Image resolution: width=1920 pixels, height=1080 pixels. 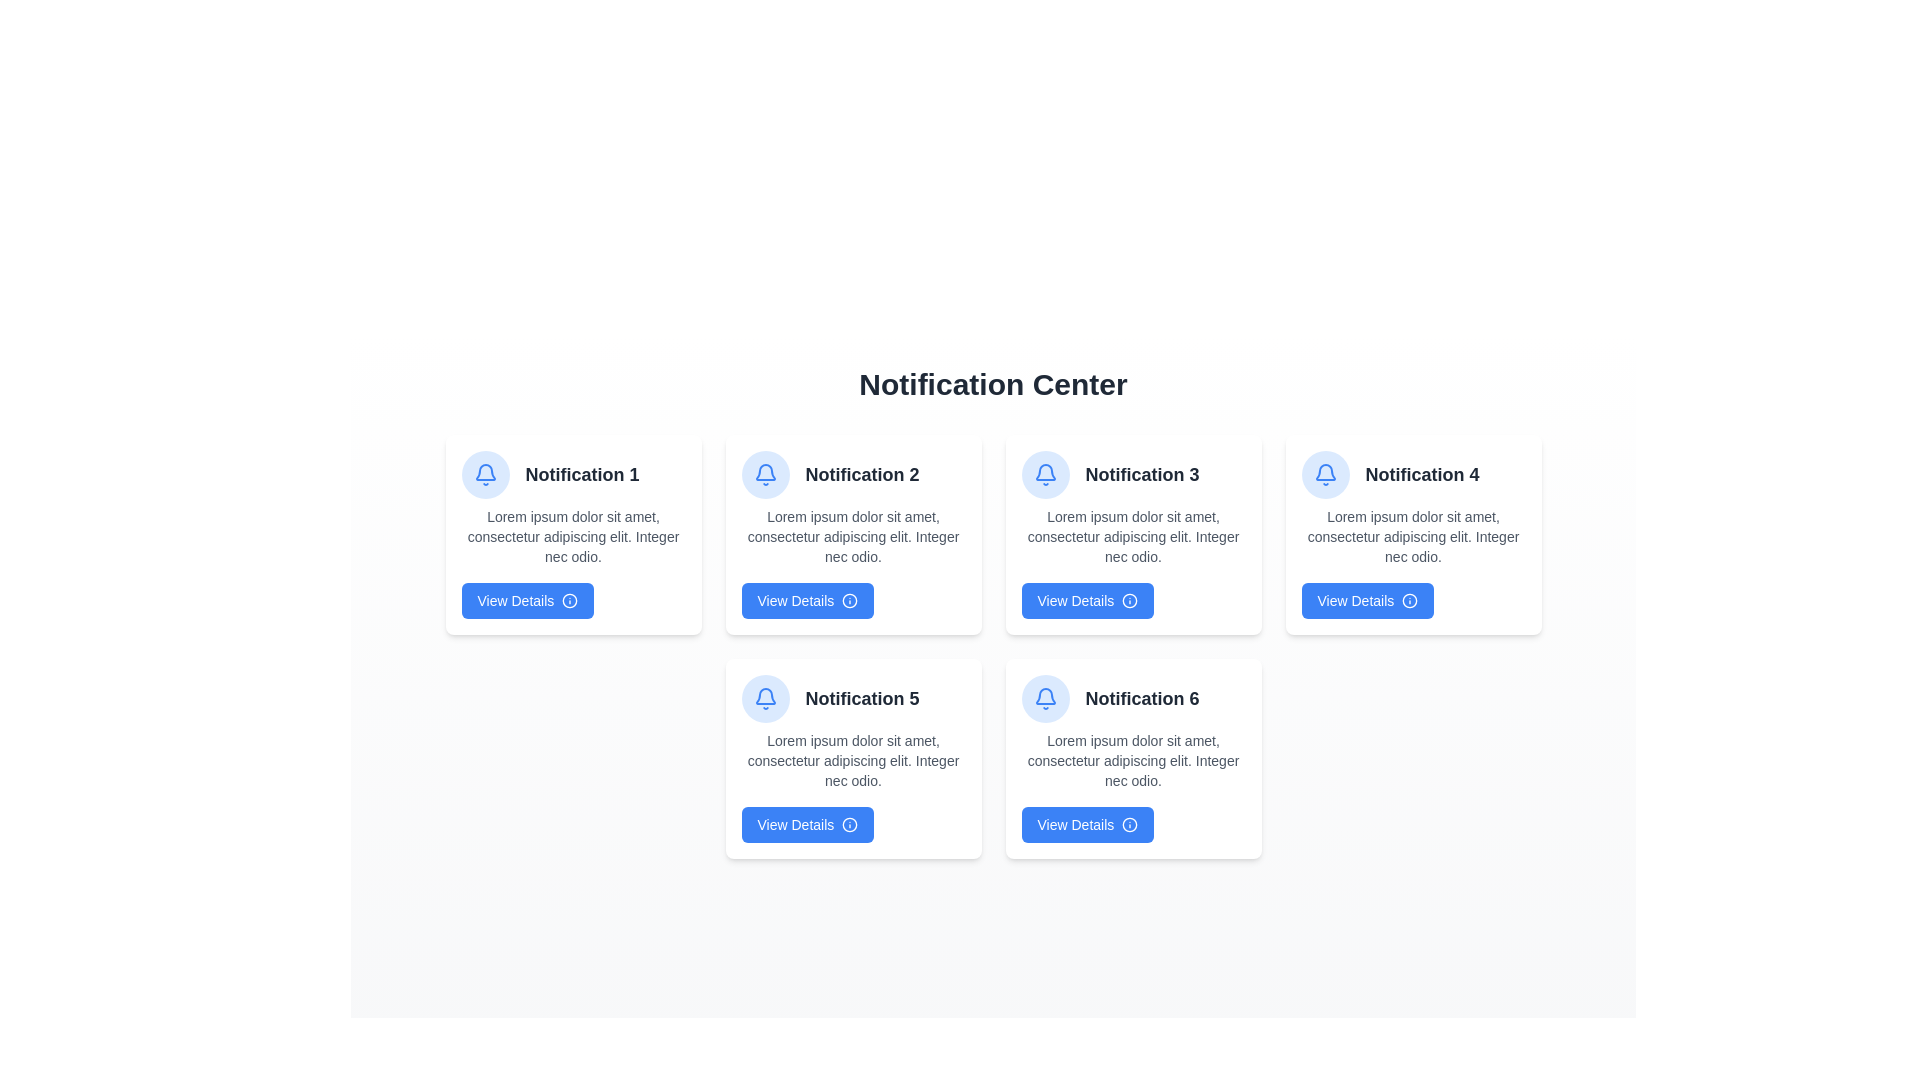 What do you see at coordinates (1130, 600) in the screenshot?
I see `the icon within the 'View Details' button of 'Notification 3' in the first row, third column of the grid layout to possibly trigger a related action` at bounding box center [1130, 600].